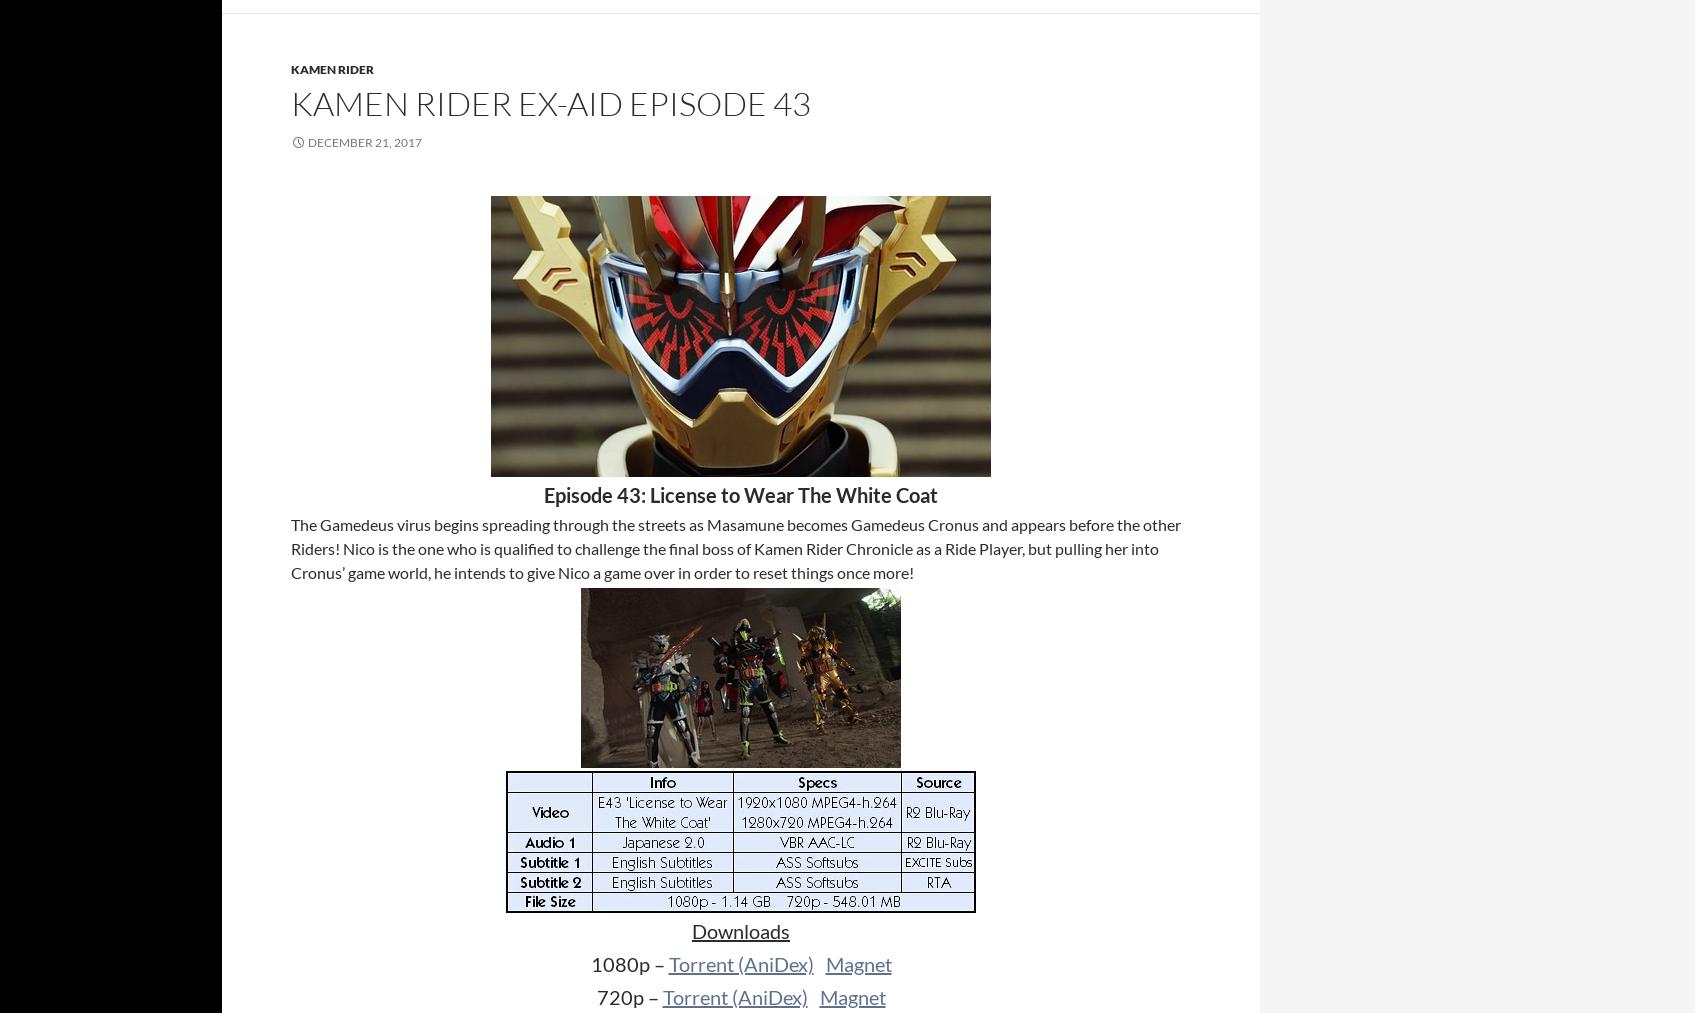 The height and width of the screenshot is (1013, 1695). Describe the element at coordinates (740, 493) in the screenshot. I see `'Episode 43: License to Wear The White Coat'` at that location.